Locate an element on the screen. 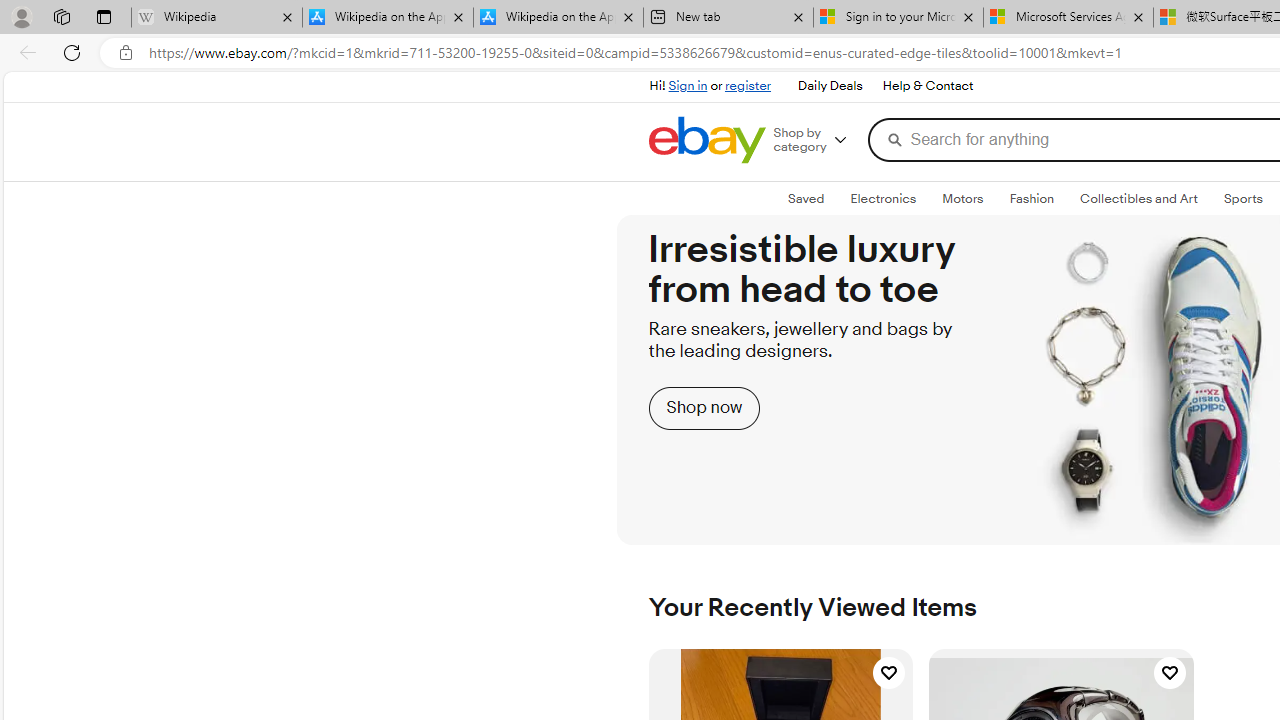 The height and width of the screenshot is (720, 1280). 'register' is located at coordinates (747, 85).